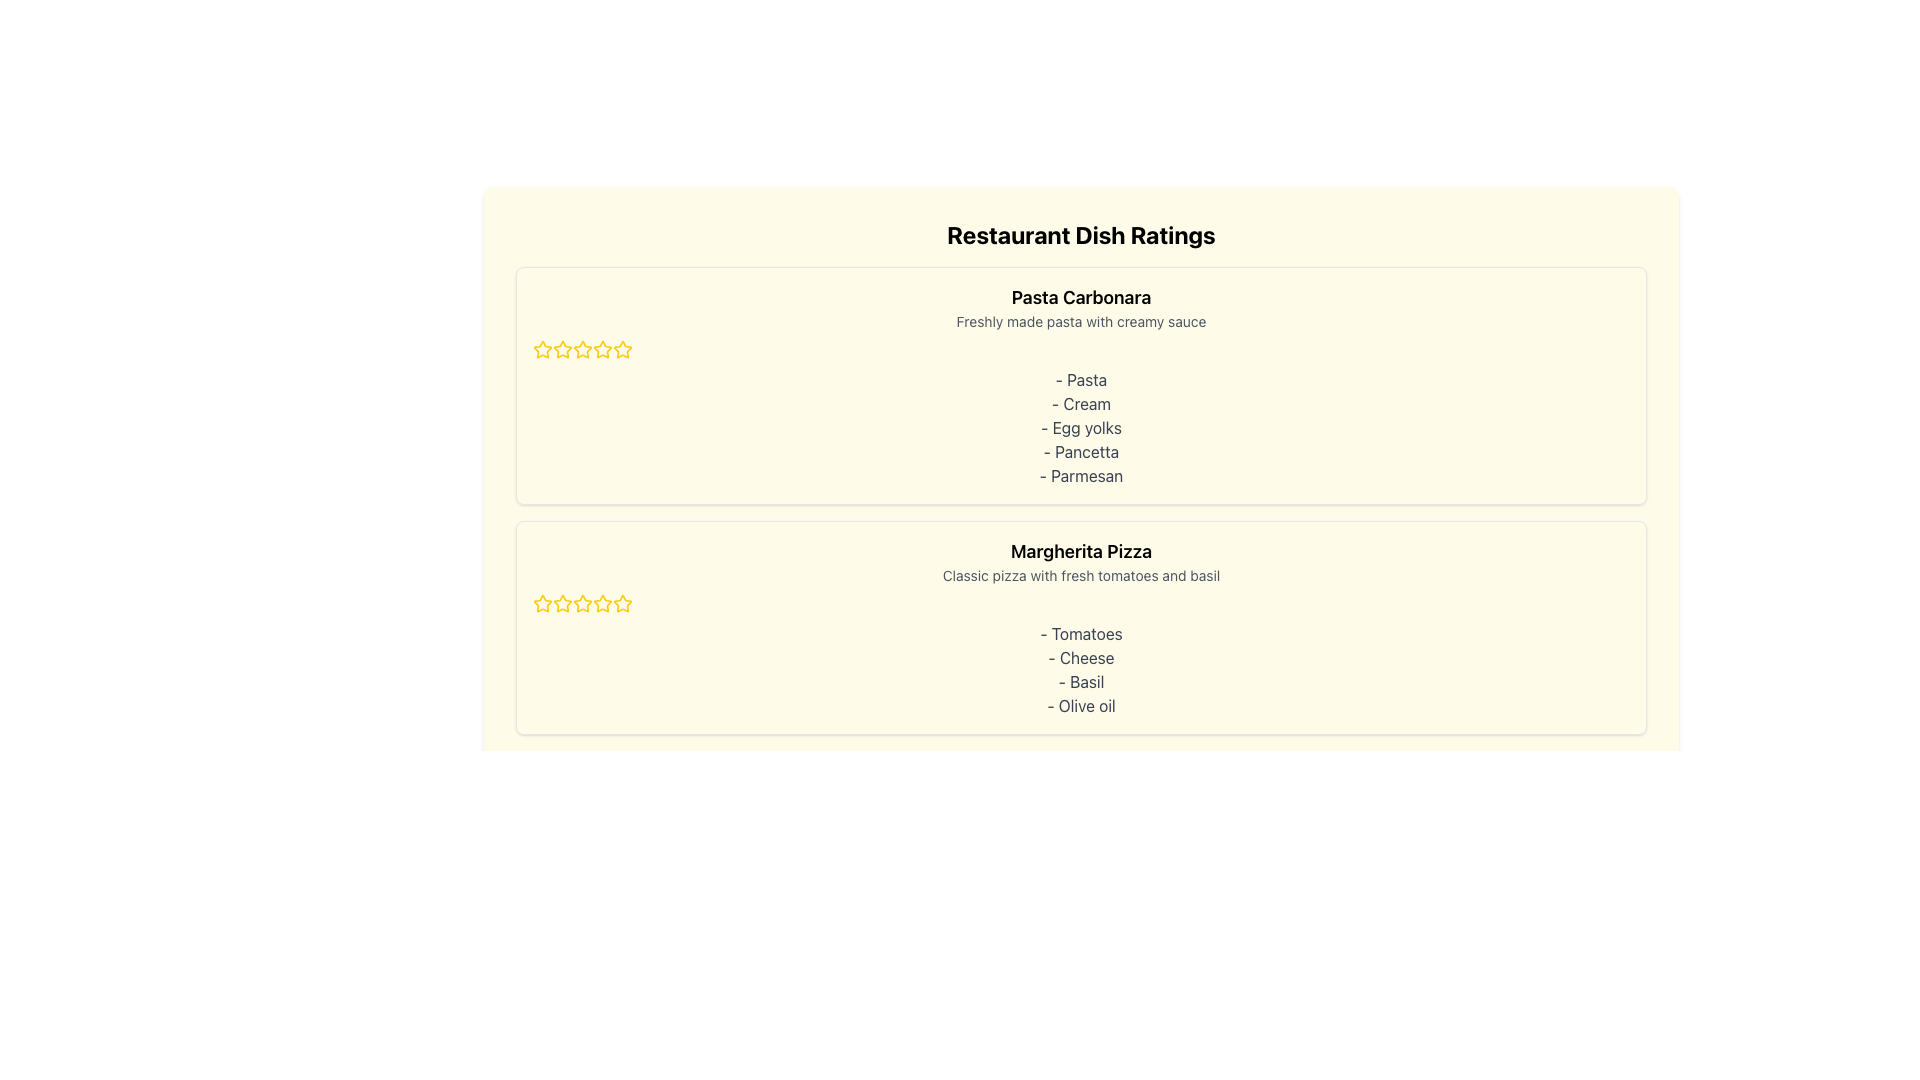 This screenshot has width=1920, height=1080. Describe the element at coordinates (622, 348) in the screenshot. I see `the fourth star icon in the rating widget for 'Pasta Carbonara'` at that location.